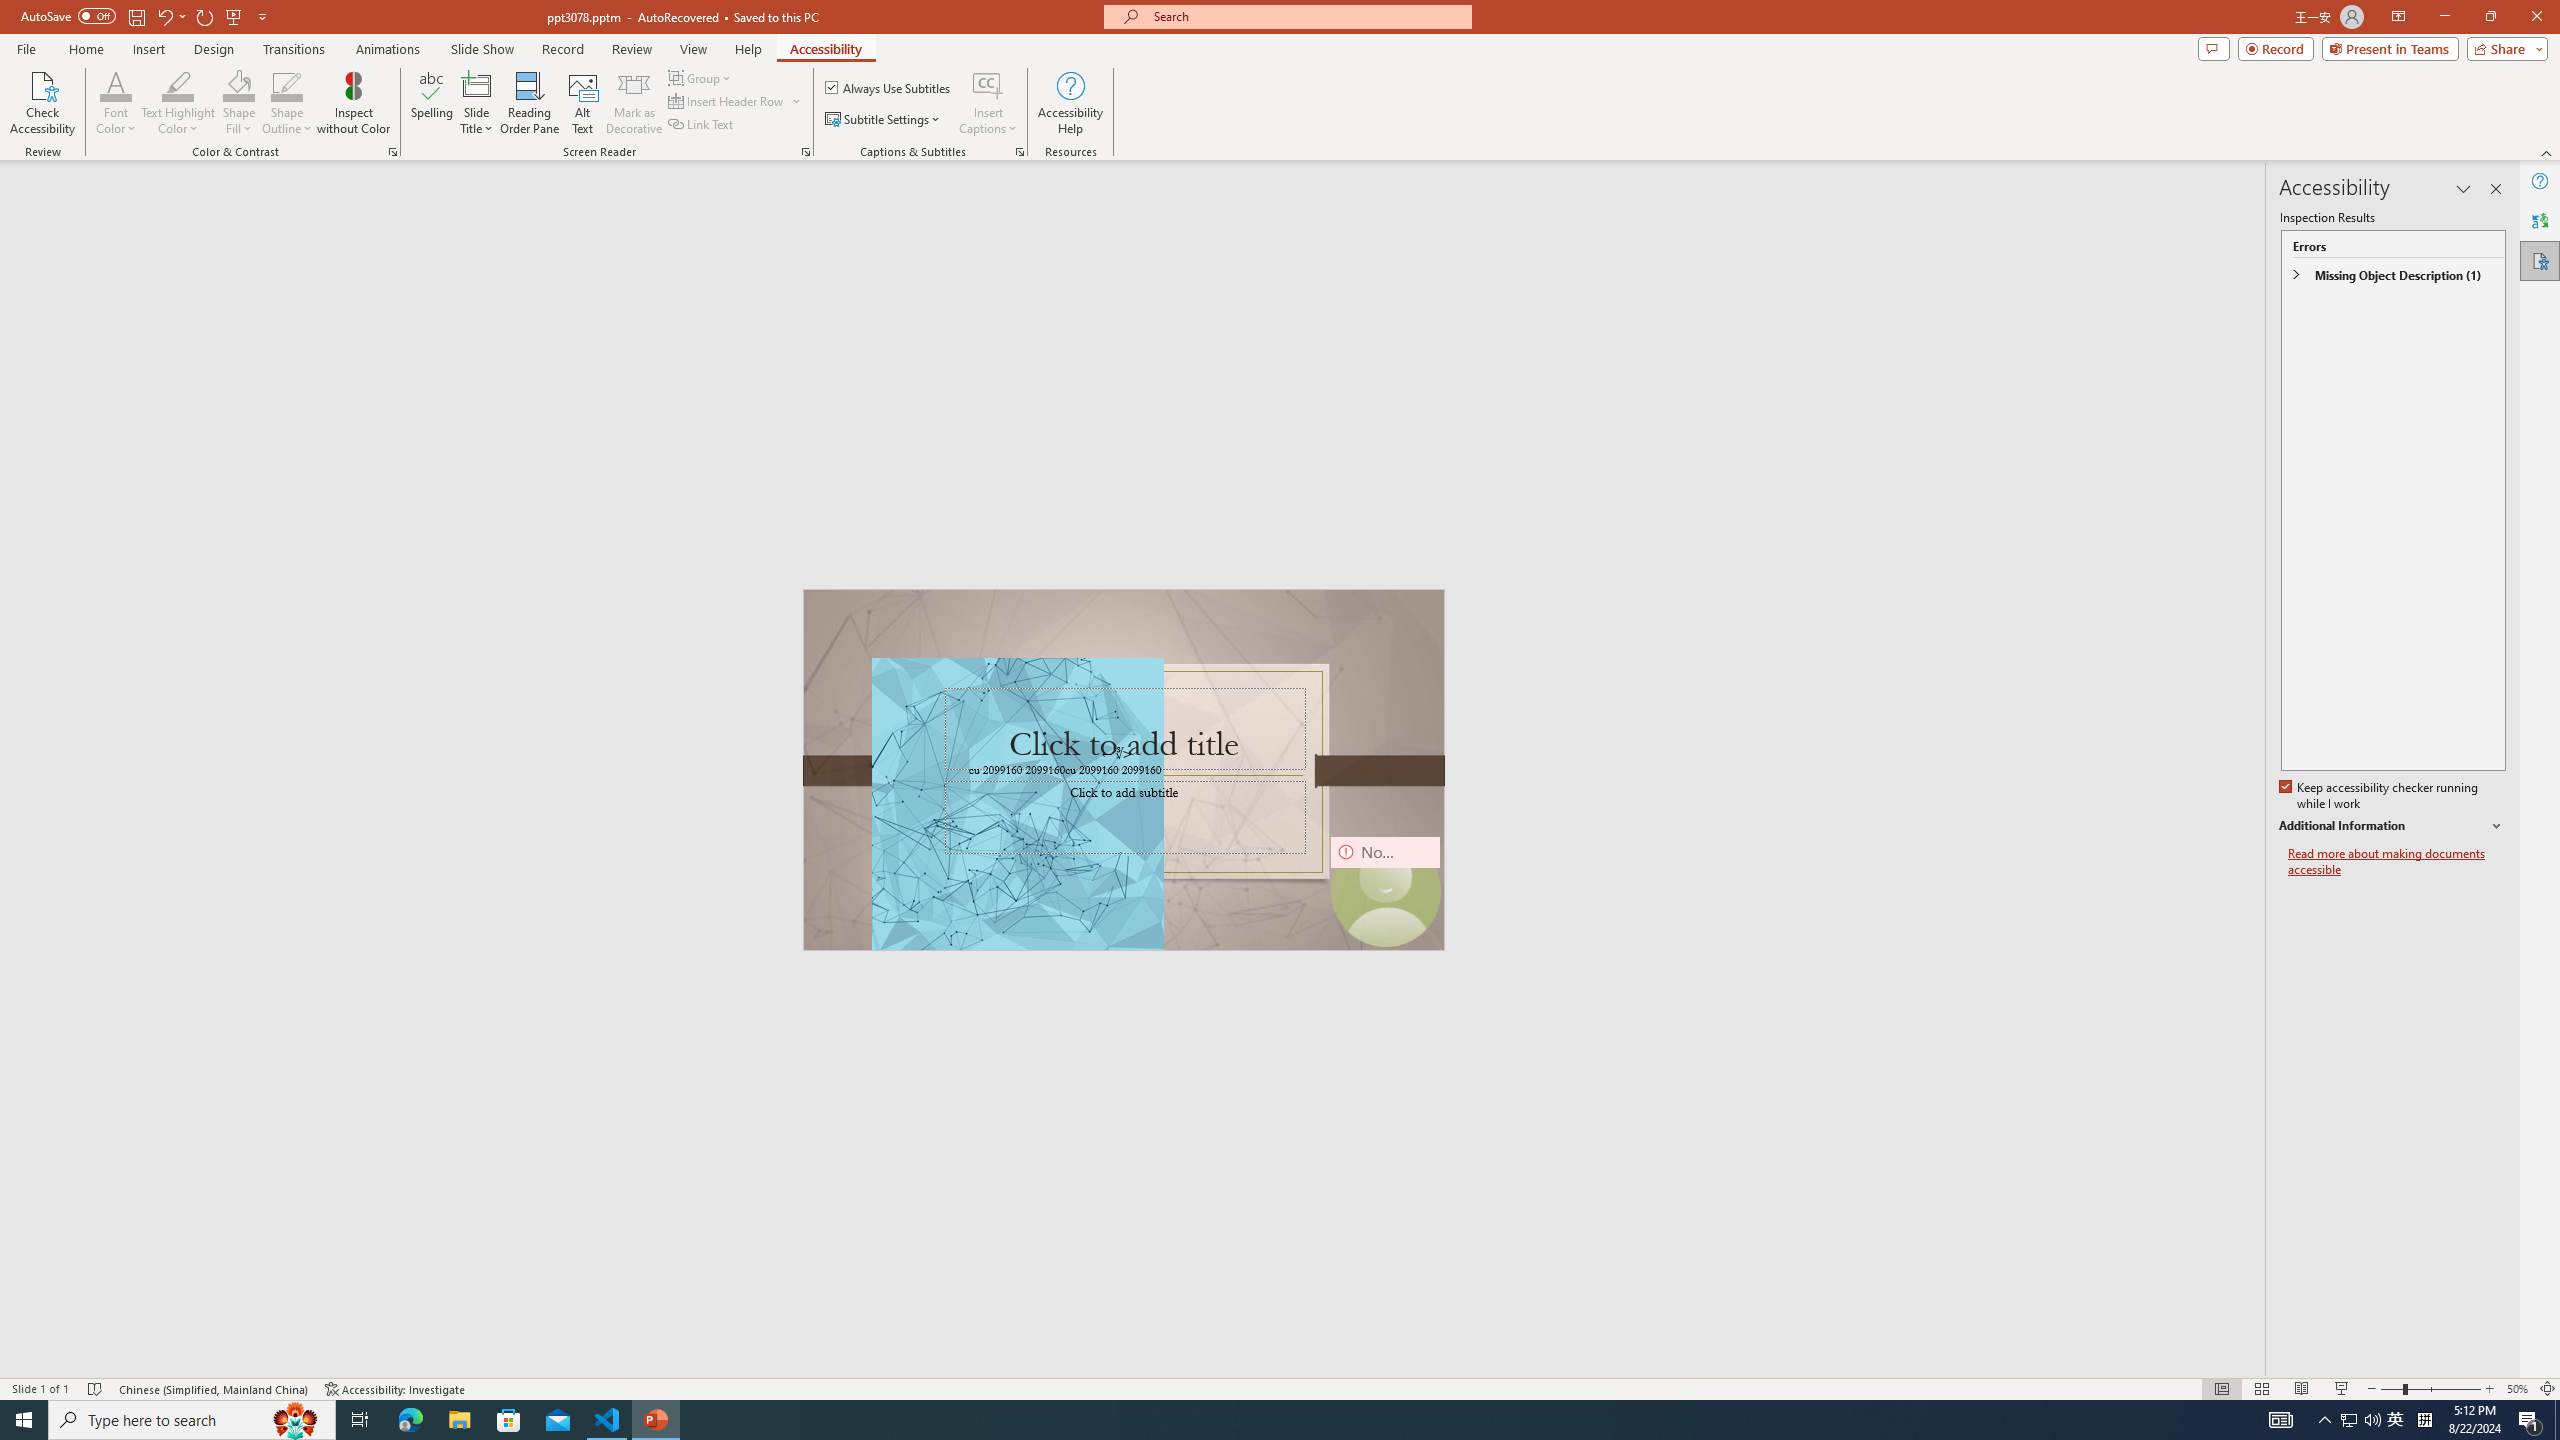  What do you see at coordinates (701, 77) in the screenshot?
I see `'Group'` at bounding box center [701, 77].